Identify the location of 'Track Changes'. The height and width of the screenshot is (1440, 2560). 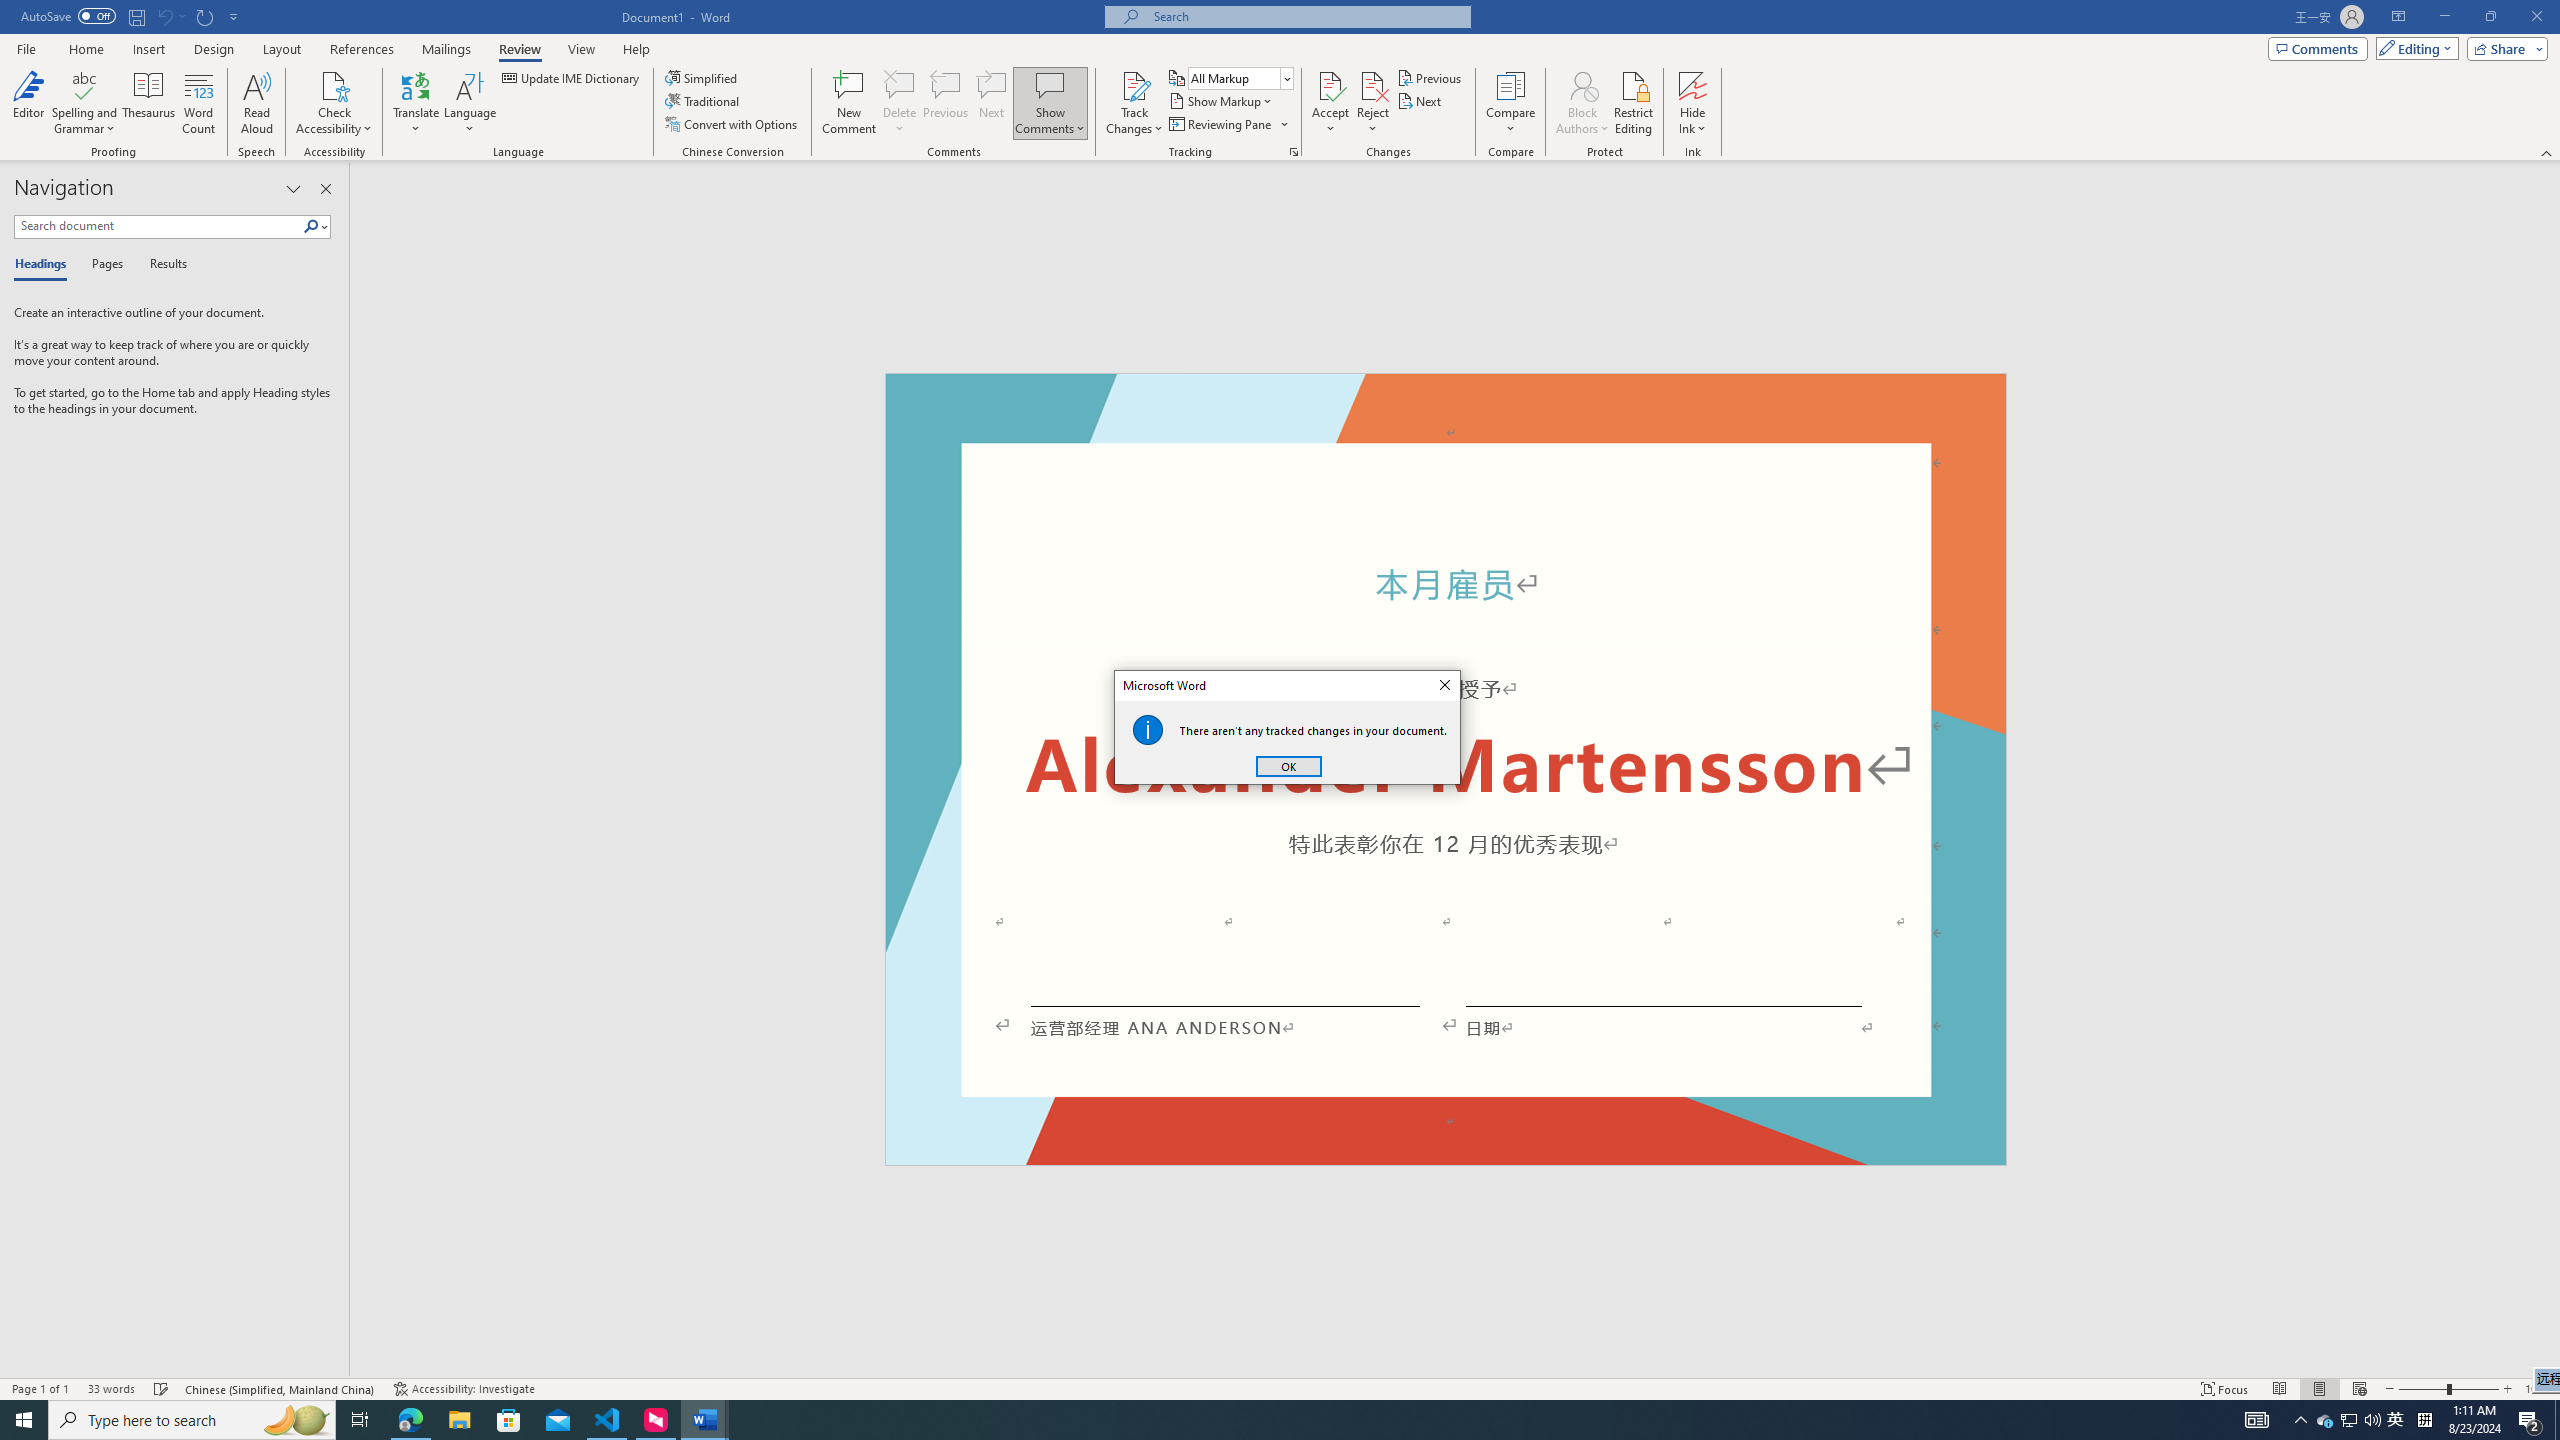
(1133, 84).